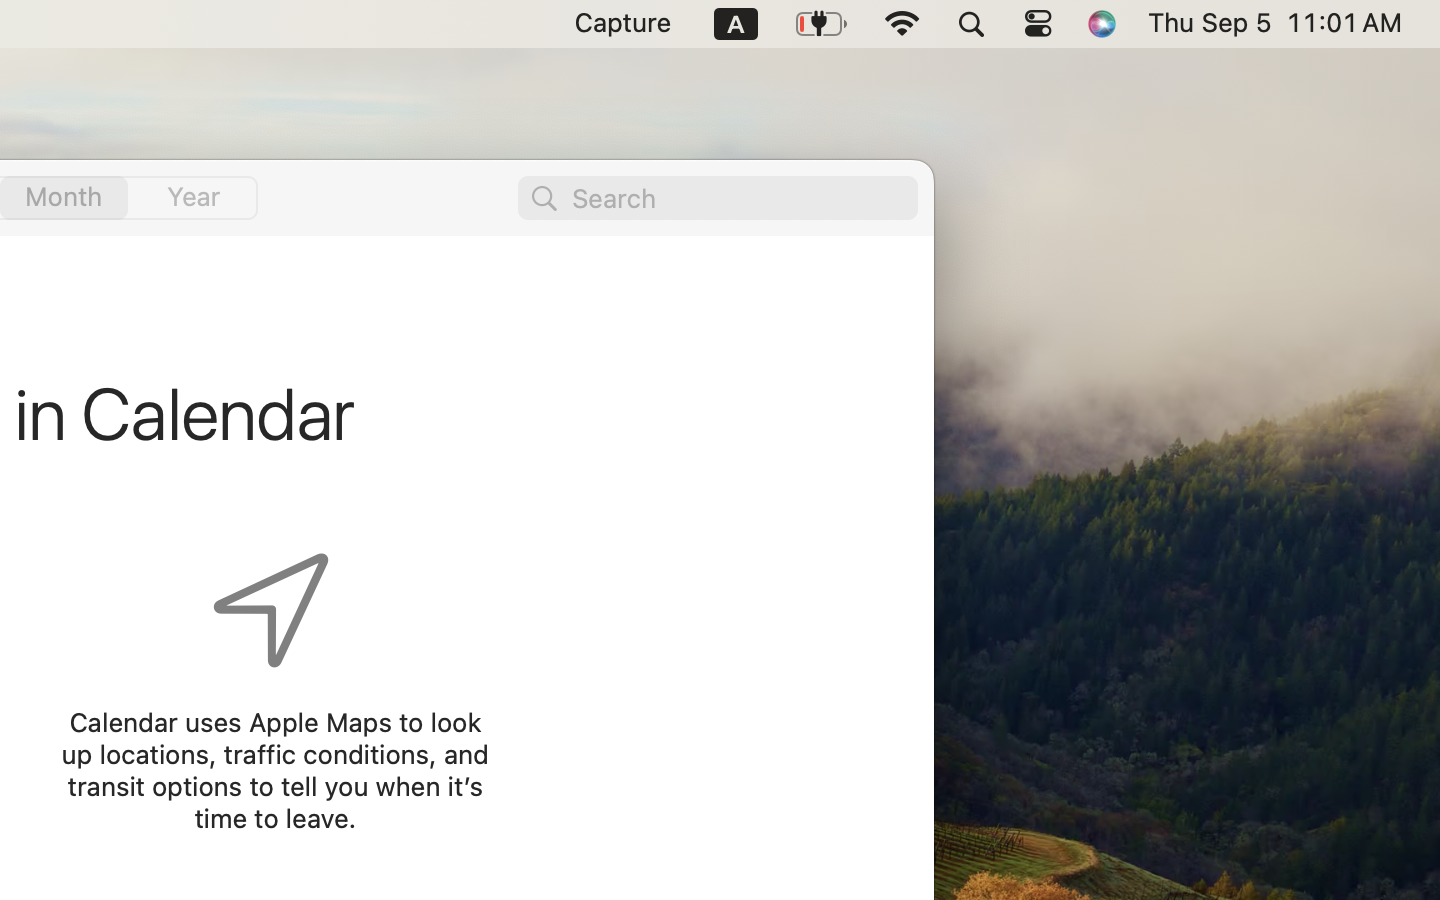  Describe the element at coordinates (274, 769) in the screenshot. I see `'Calendar uses Apple Maps to look up locations, traffic conditions, and transit options to tell you when it’s time to leave.'` at that location.